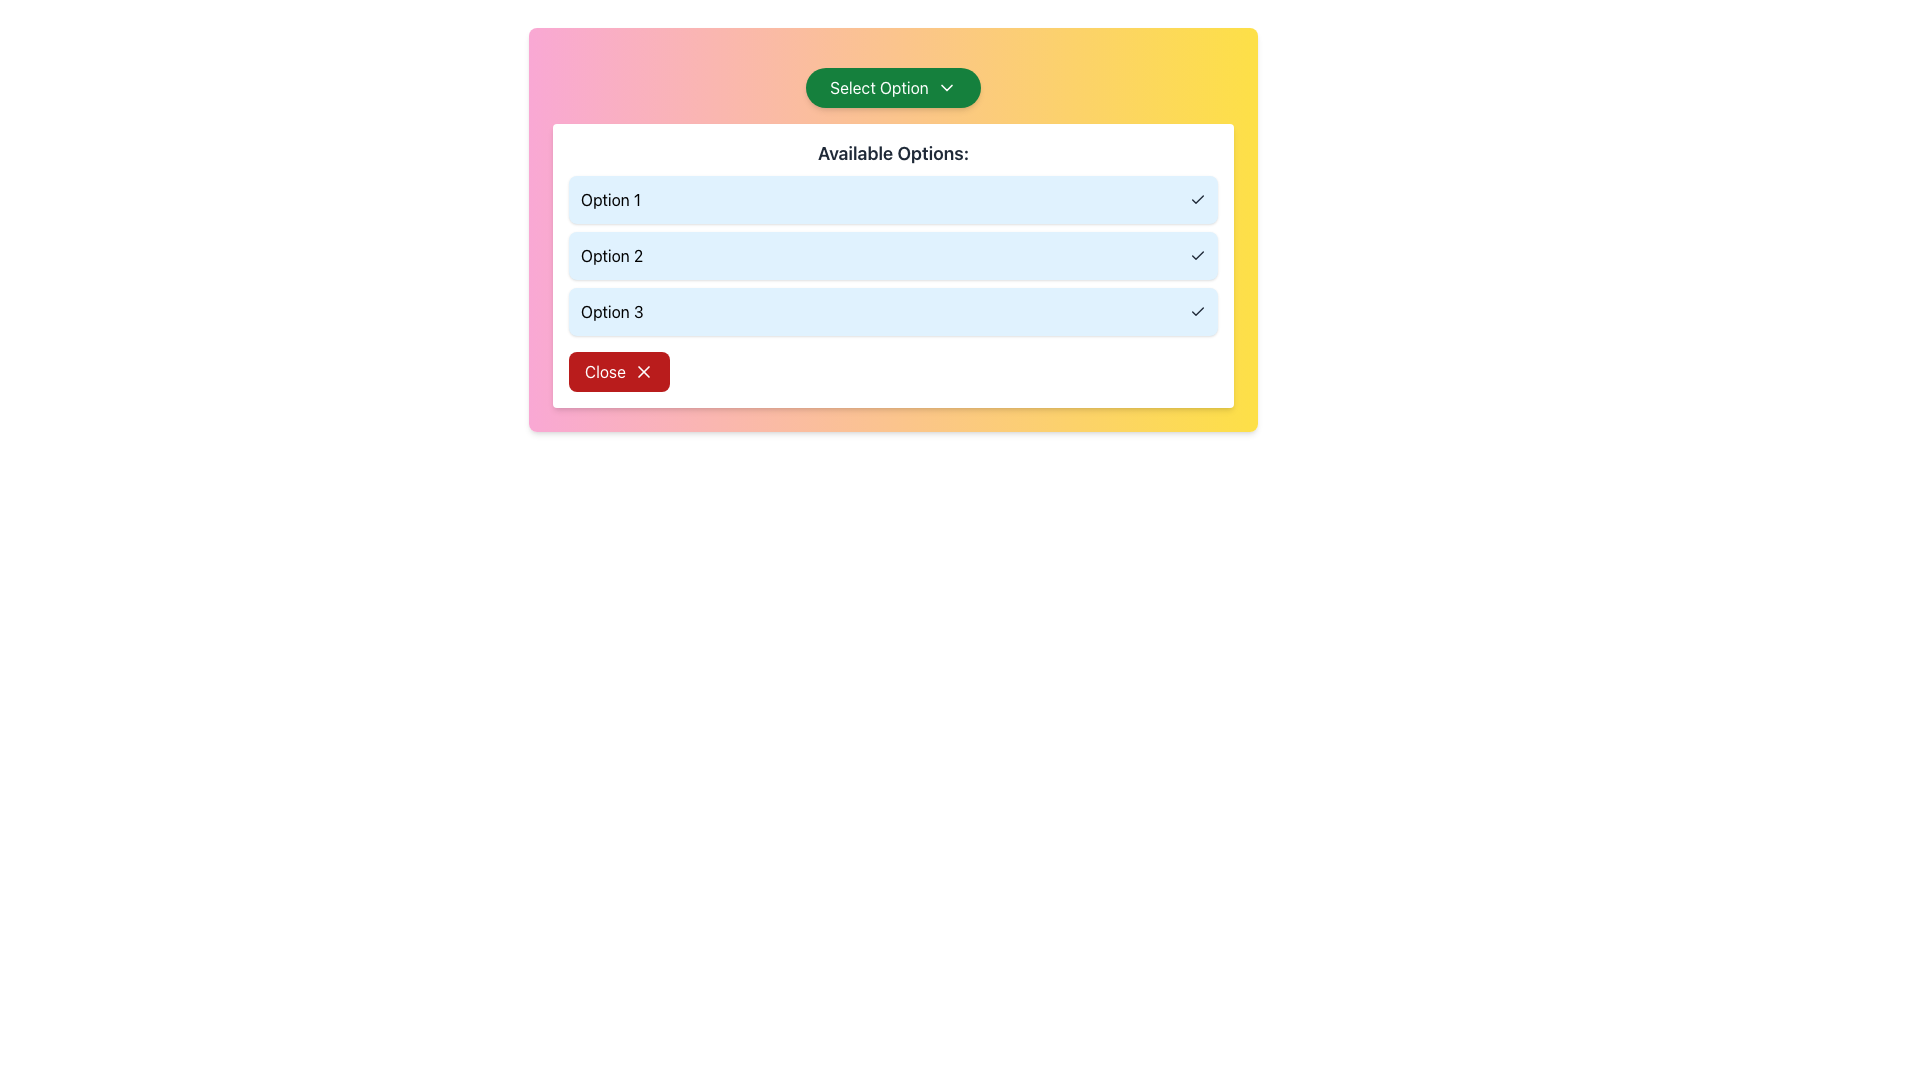 Image resolution: width=1920 pixels, height=1080 pixels. What do you see at coordinates (892, 312) in the screenshot?
I see `the third option labeled 'Option 3' in the dropdown-like menu` at bounding box center [892, 312].